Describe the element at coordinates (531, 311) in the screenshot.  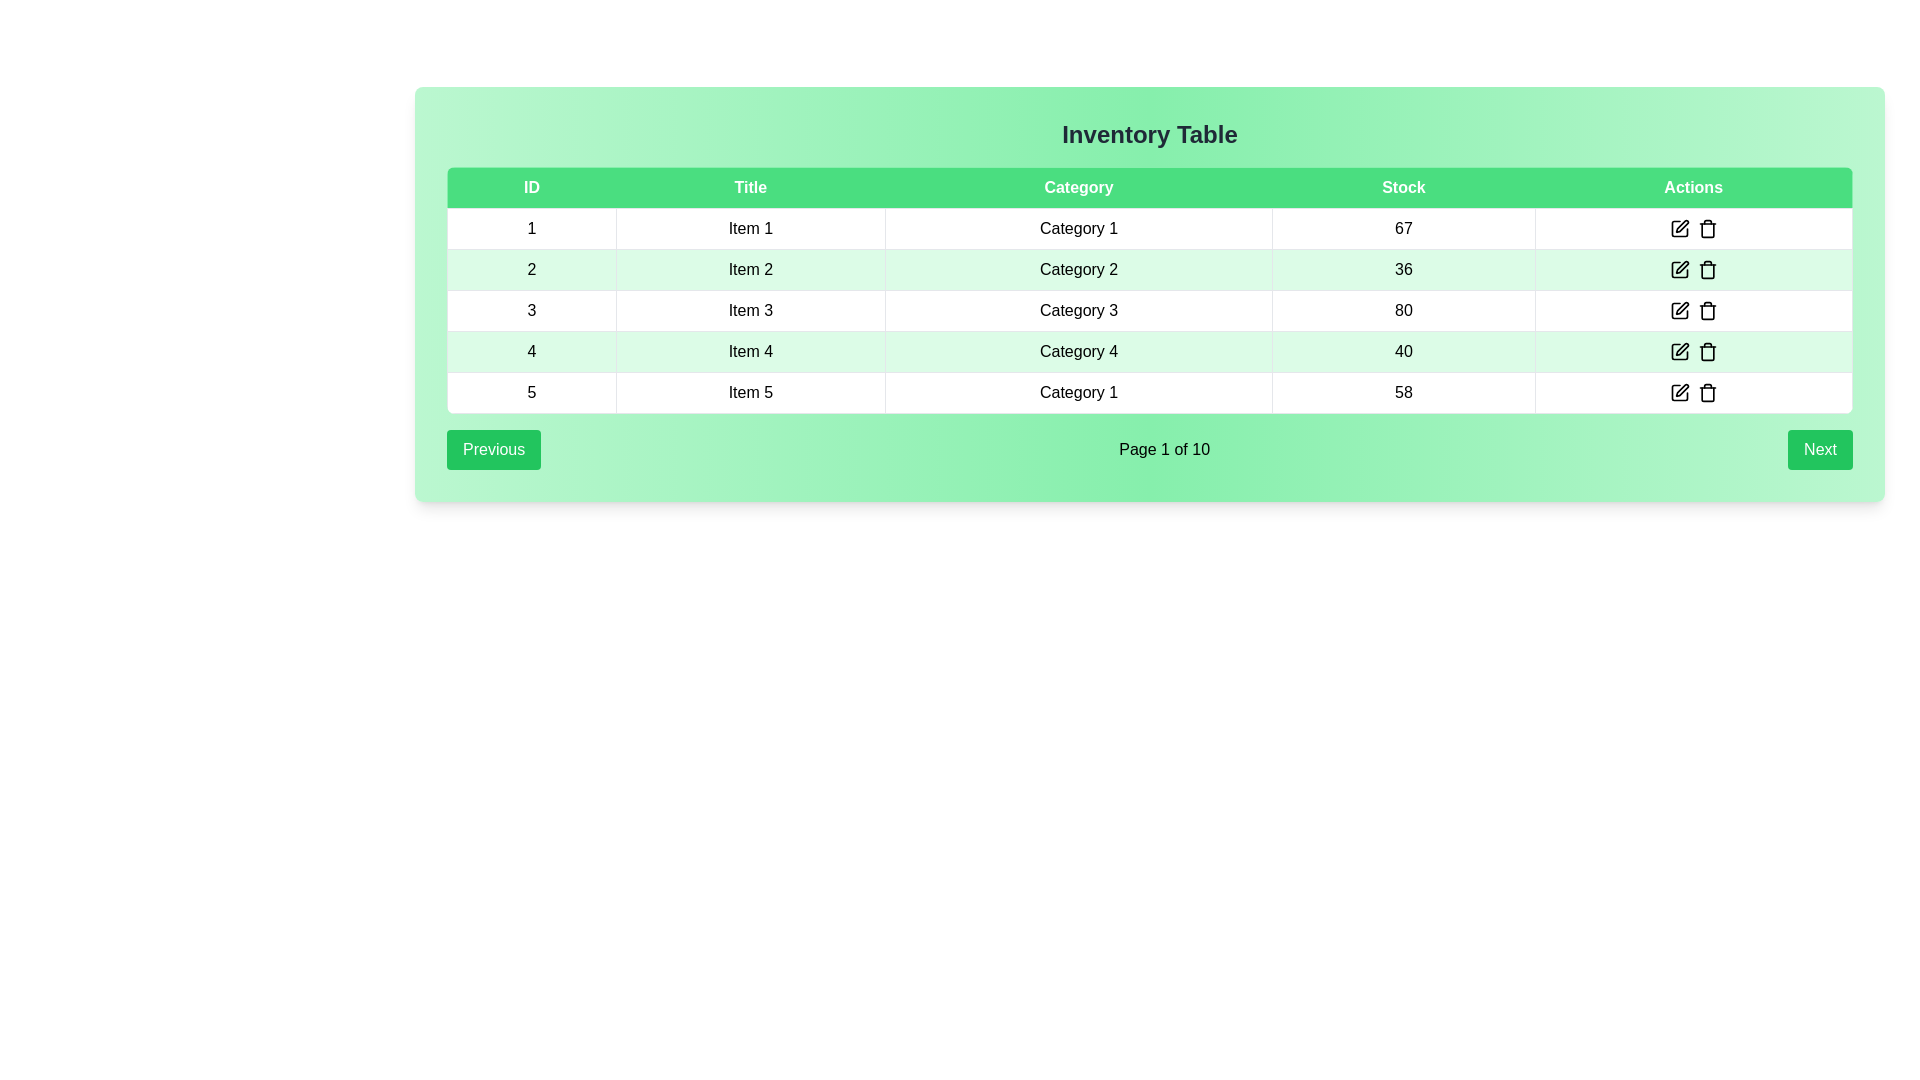
I see `the table cell displaying the ID of the item in the third row and first column of the table, located under the 'ID' header` at that location.